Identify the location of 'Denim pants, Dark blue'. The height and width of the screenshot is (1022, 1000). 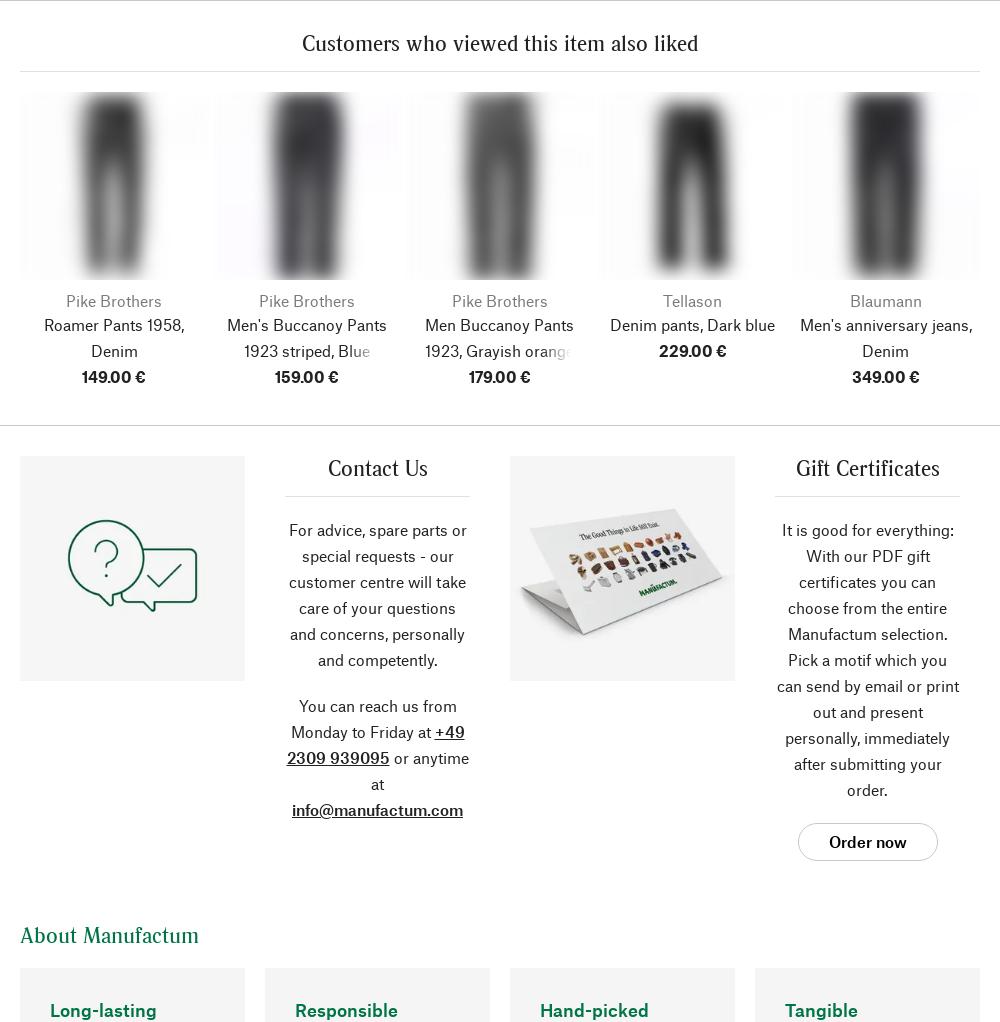
(609, 323).